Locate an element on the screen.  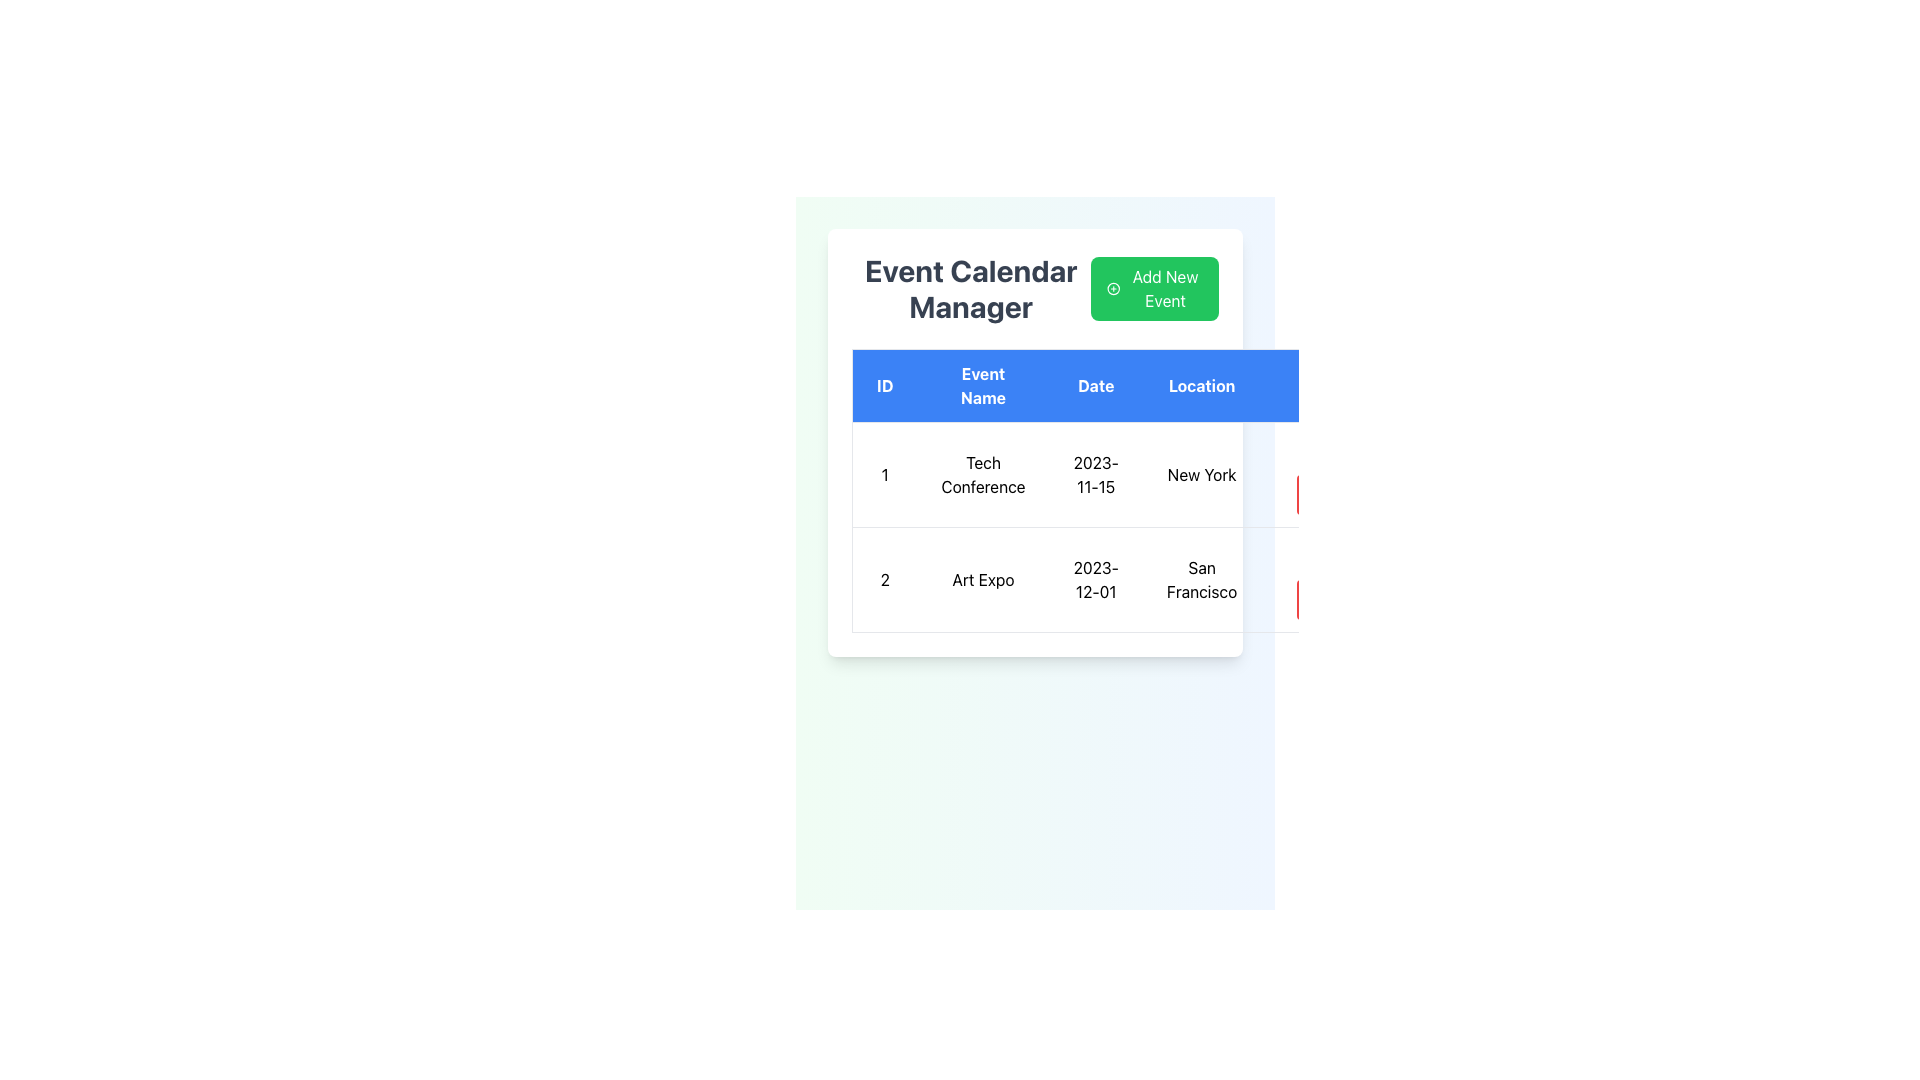
the icon located to the left of the 'Add New Event' text within the green button in the top-right corner of the 'Event Calendar Manager' section is located at coordinates (1112, 289).